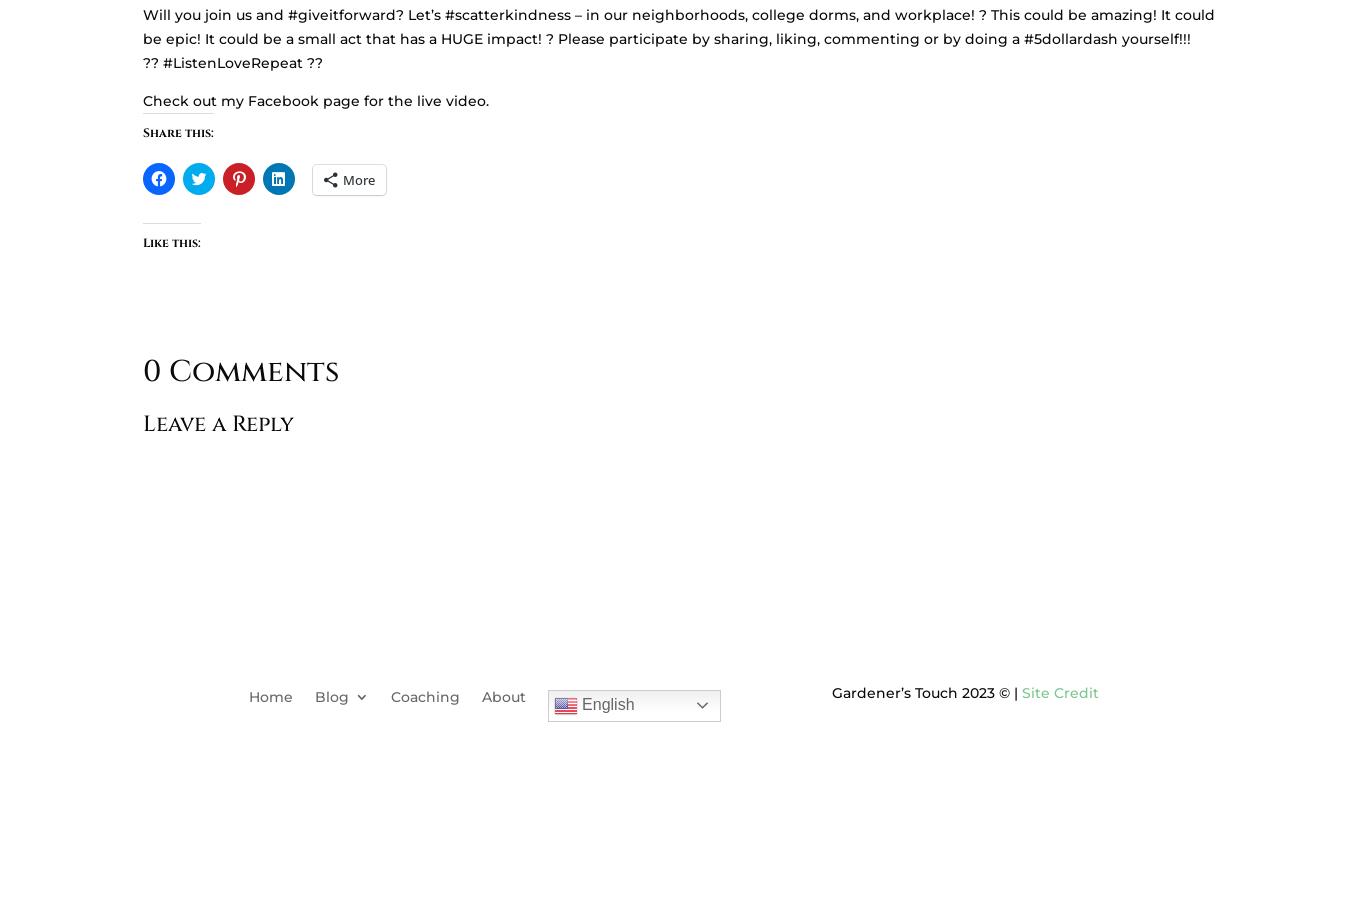  Describe the element at coordinates (604, 702) in the screenshot. I see `'English'` at that location.